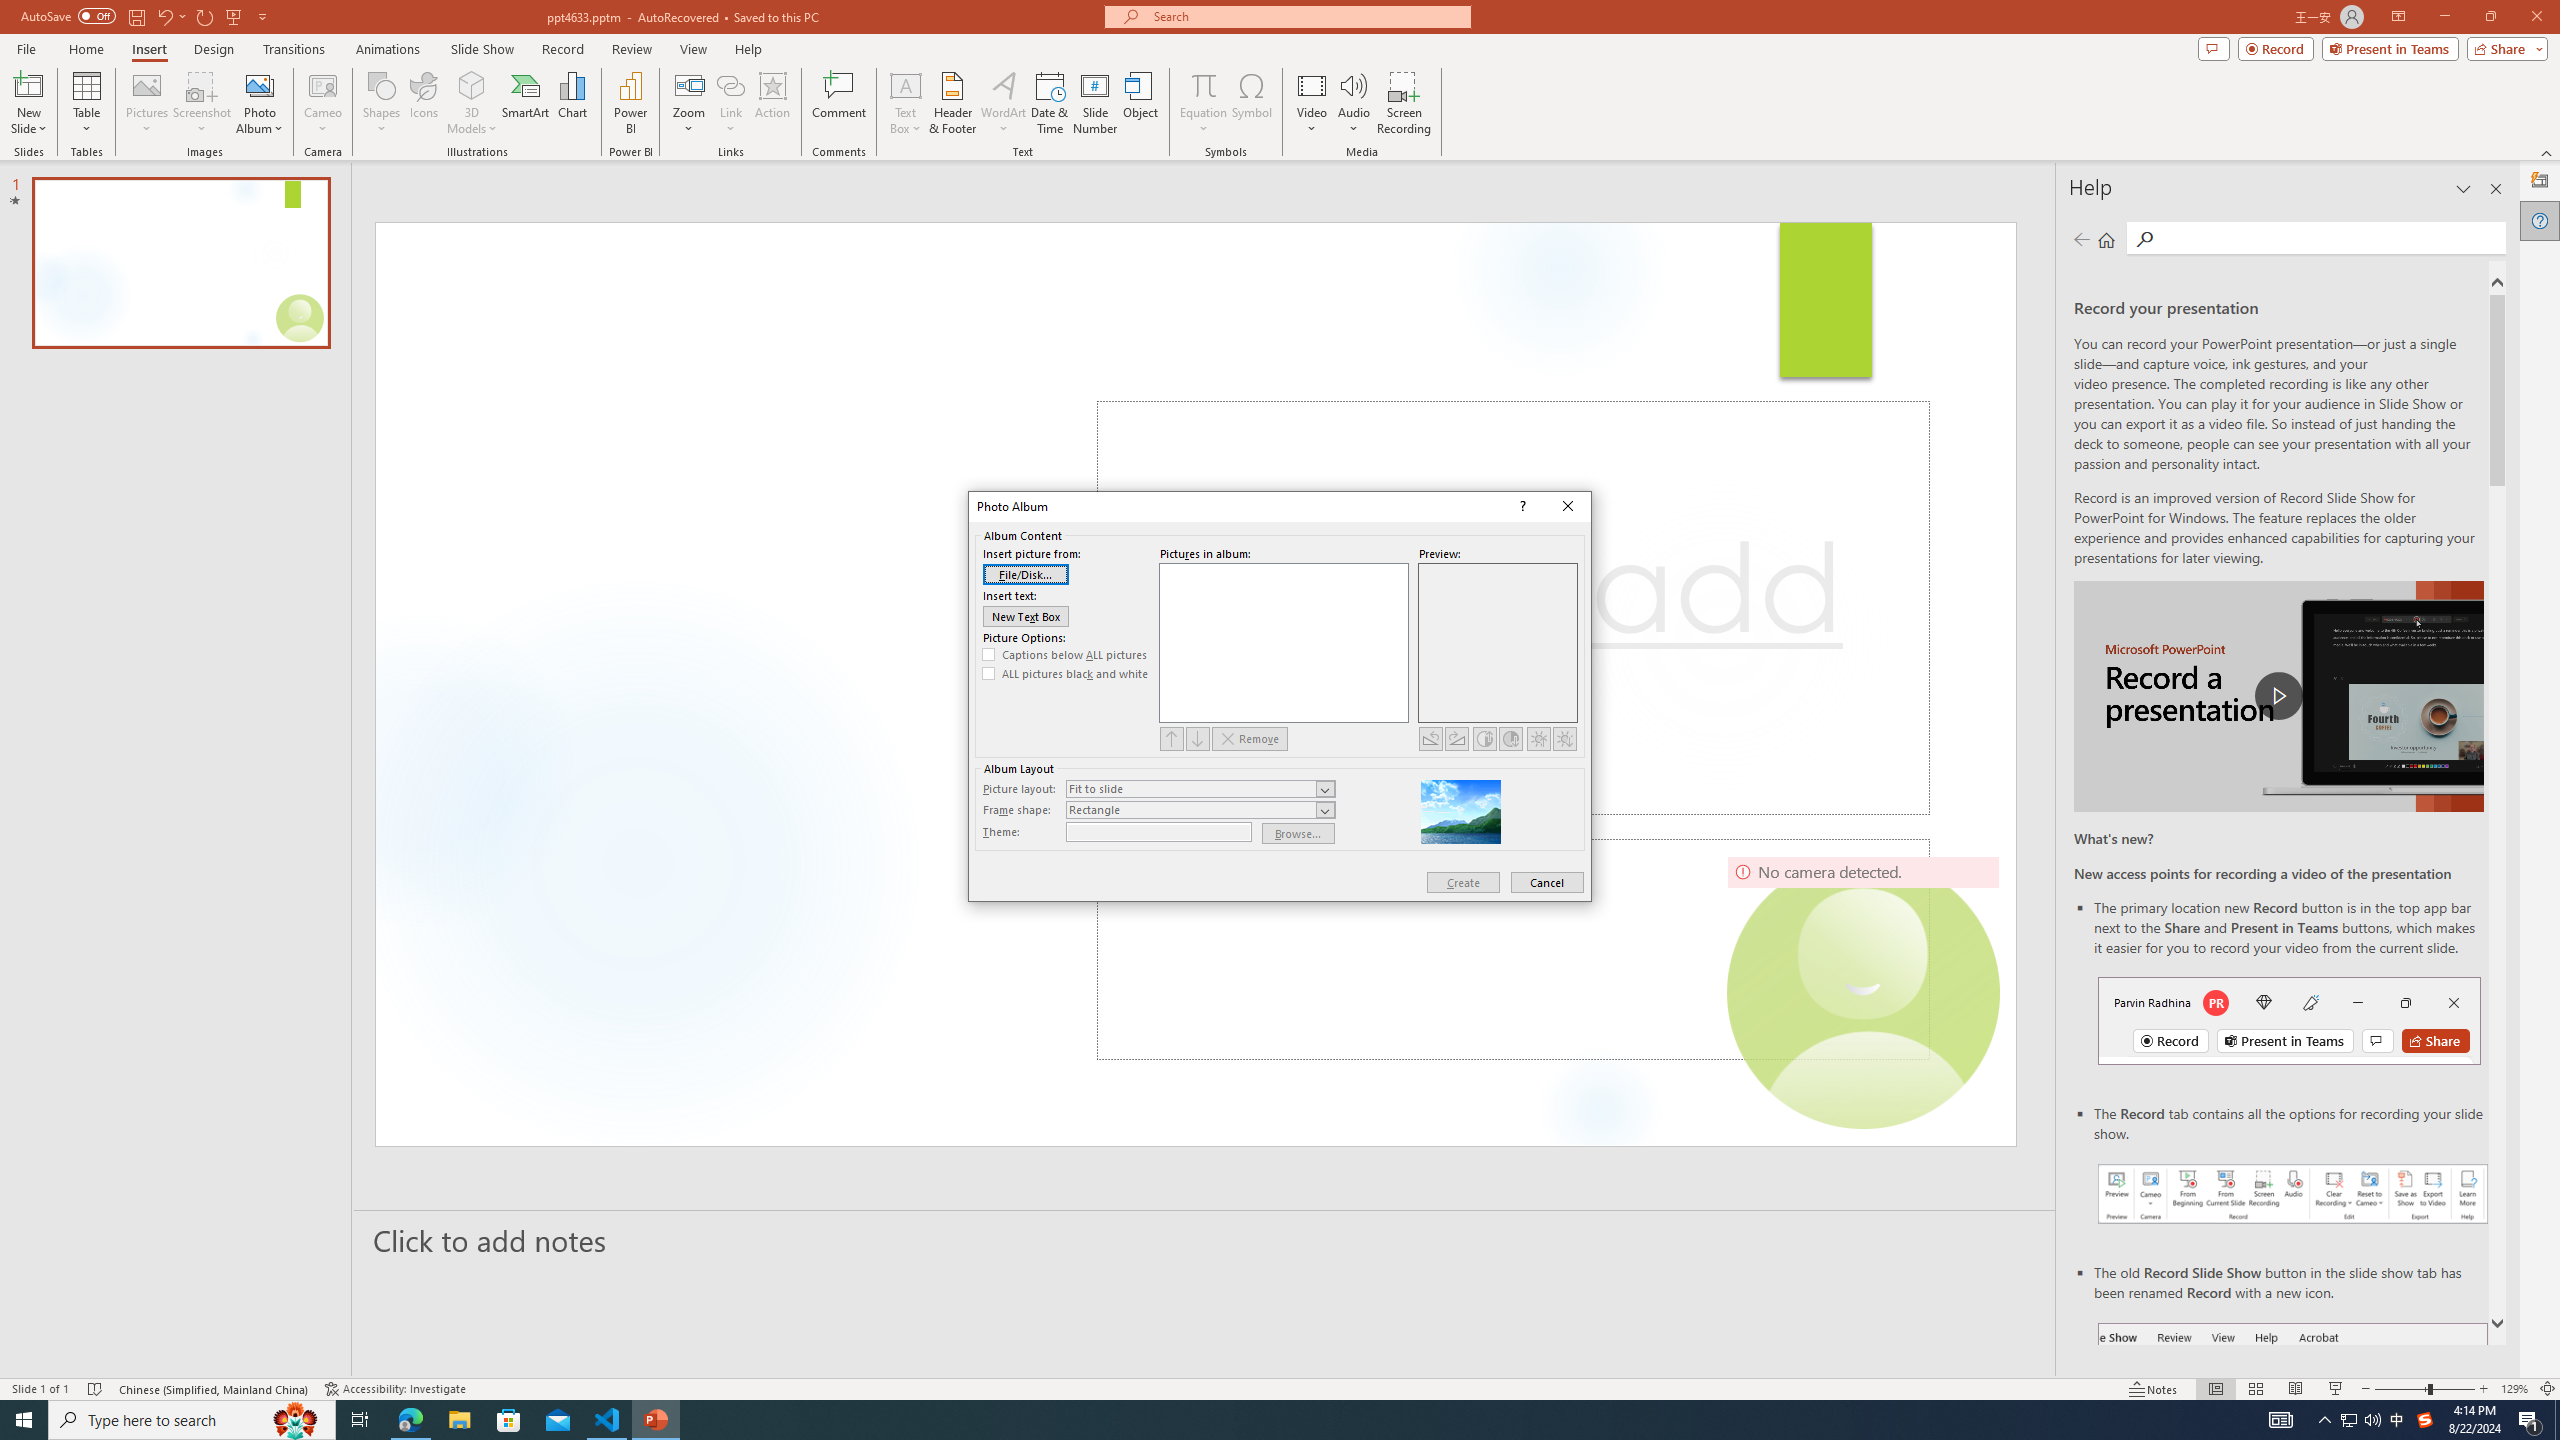 This screenshot has width=2560, height=1440. What do you see at coordinates (2288, 1019) in the screenshot?
I see `'Record button in top bar'` at bounding box center [2288, 1019].